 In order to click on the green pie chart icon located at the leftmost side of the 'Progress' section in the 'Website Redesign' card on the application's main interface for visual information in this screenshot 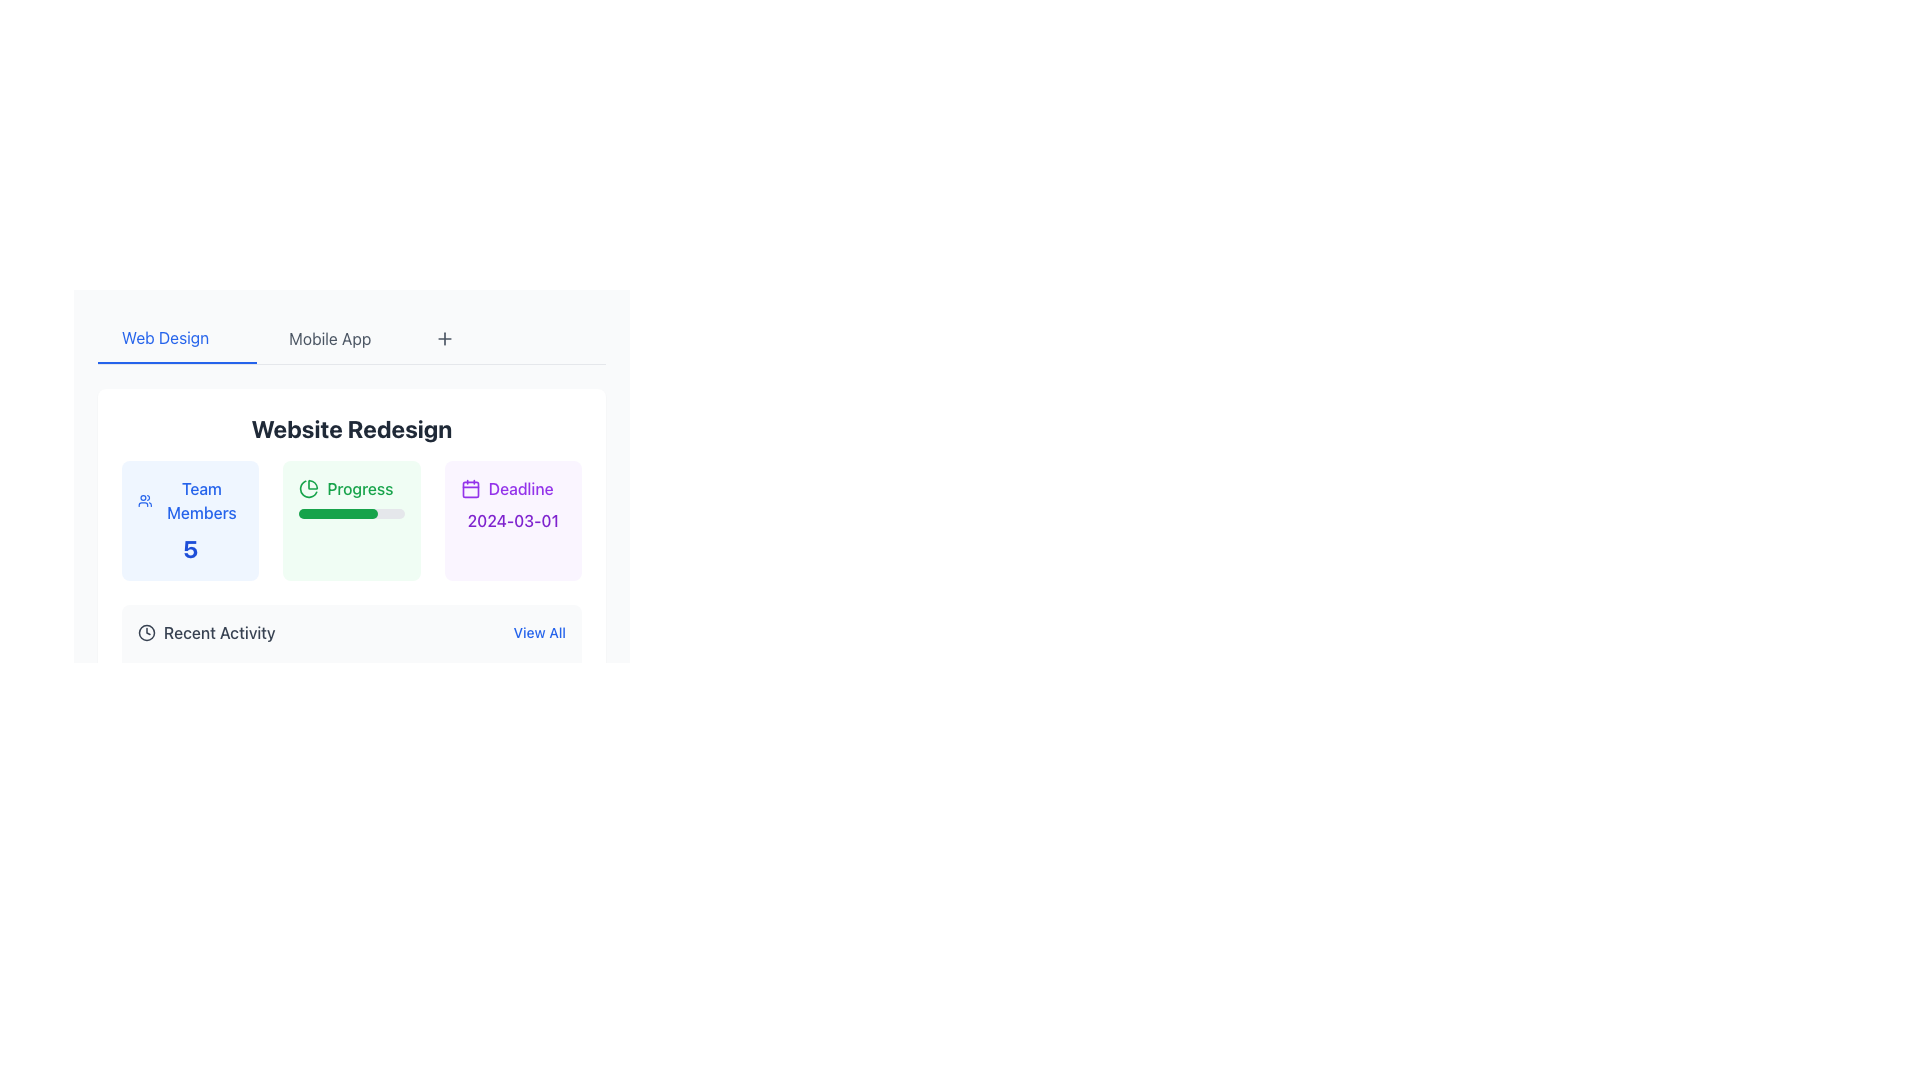, I will do `click(308, 489)`.